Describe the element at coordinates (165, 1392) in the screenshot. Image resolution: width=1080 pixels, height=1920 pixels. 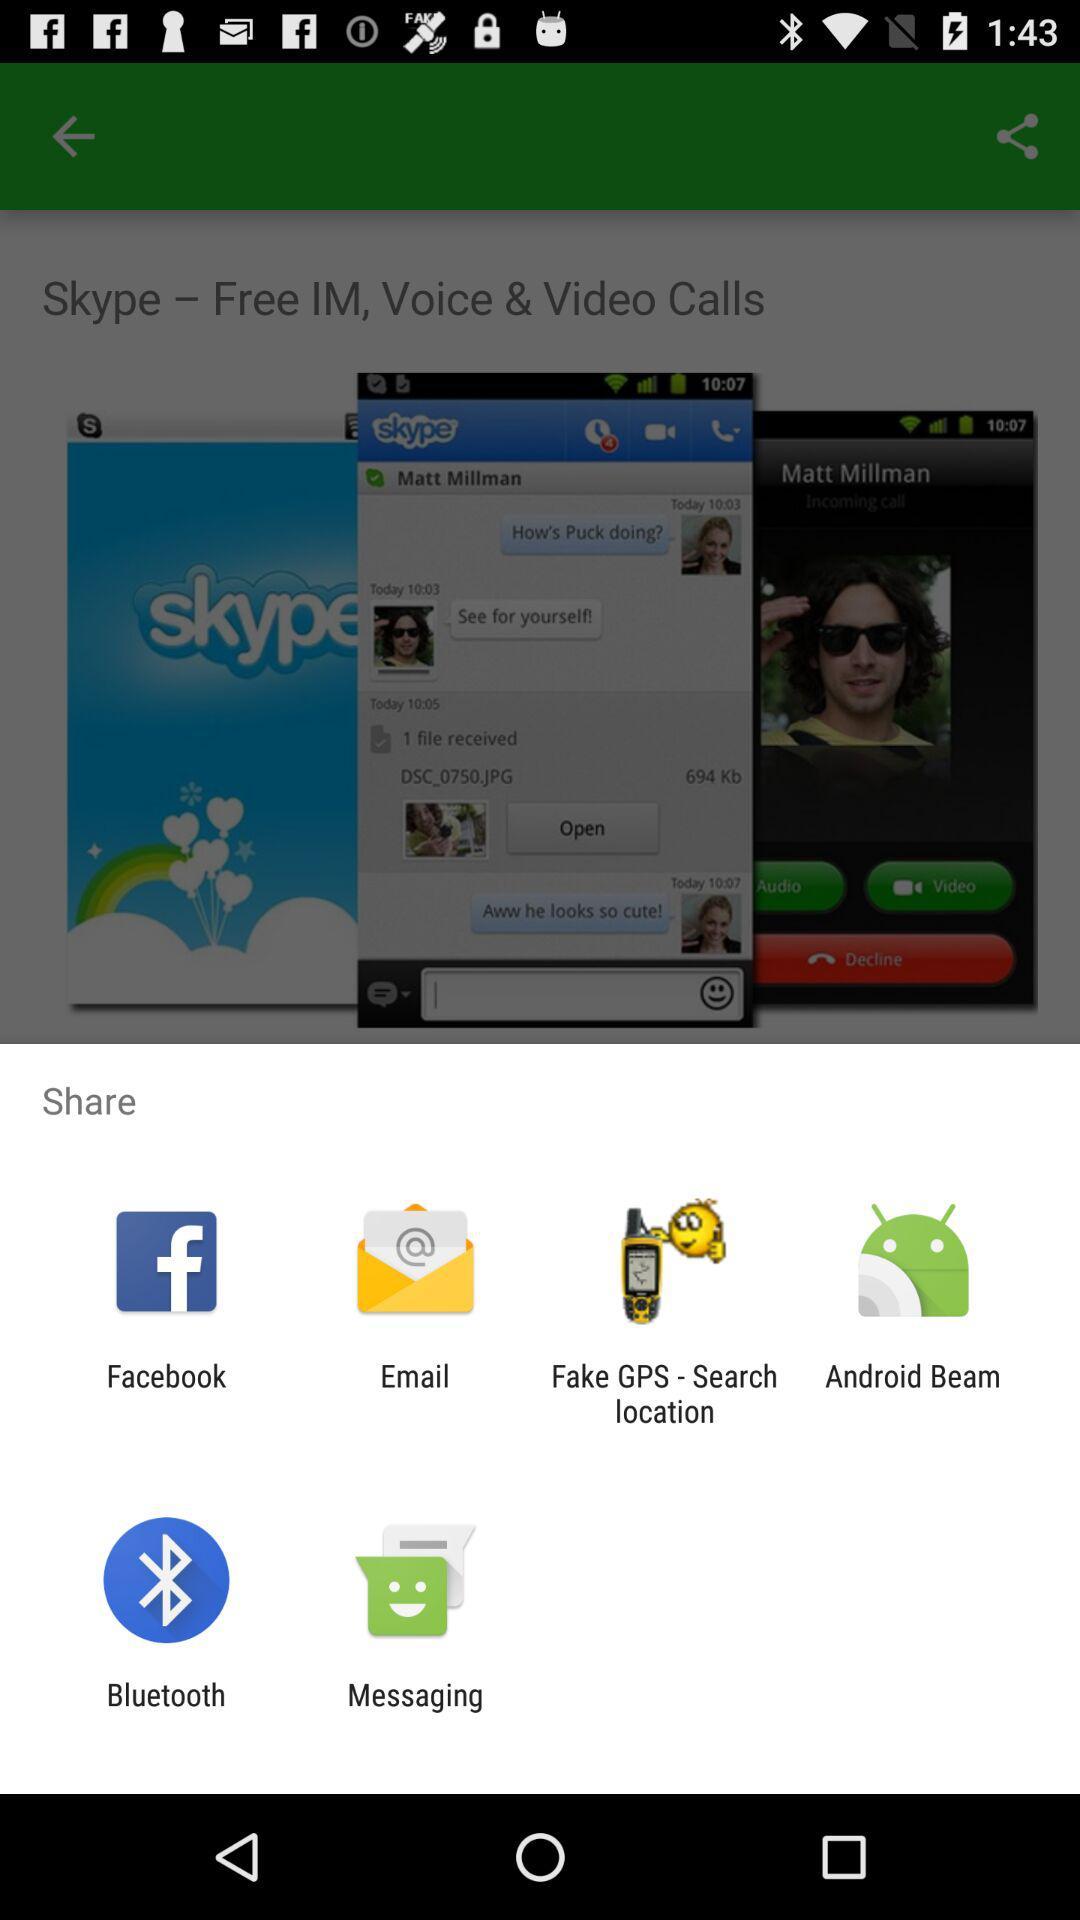
I see `the icon next to the email app` at that location.